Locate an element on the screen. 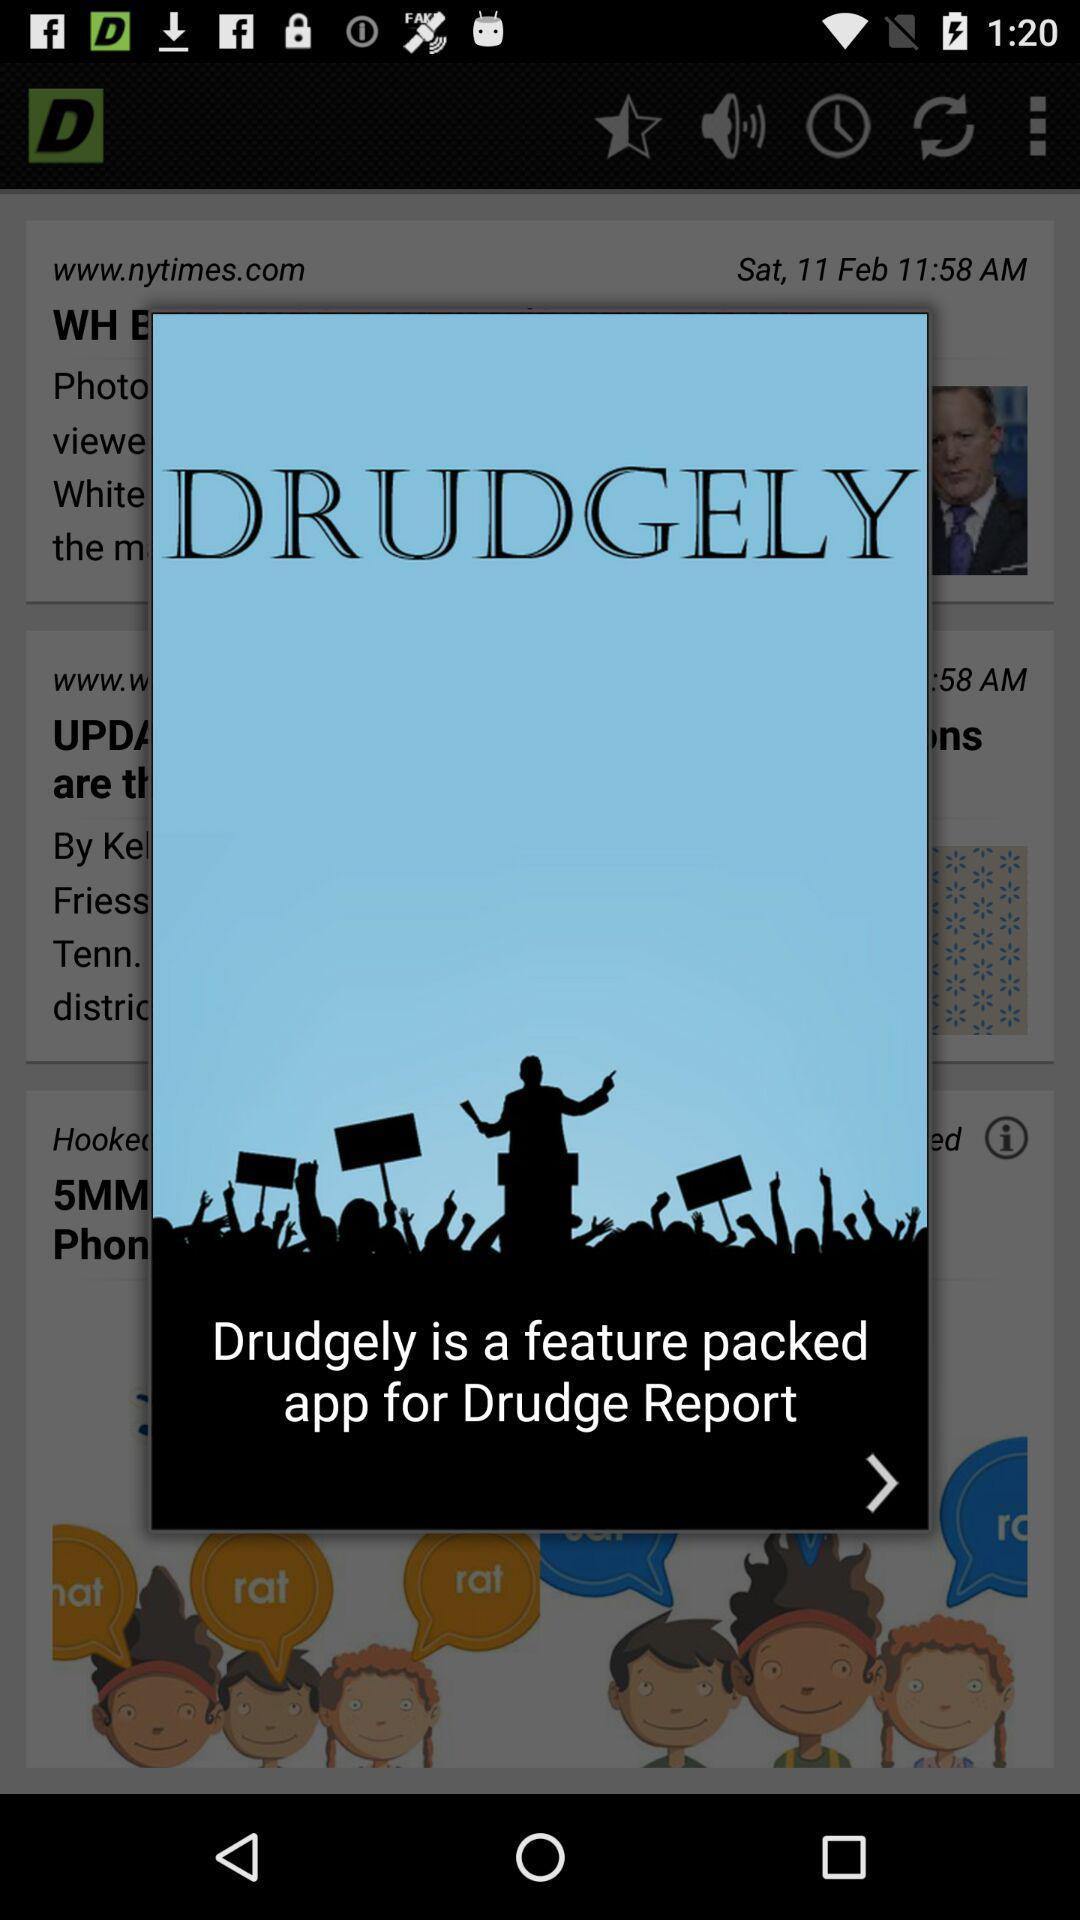 The height and width of the screenshot is (1920, 1080). the icon at the bottom right corner is located at coordinates (881, 1483).